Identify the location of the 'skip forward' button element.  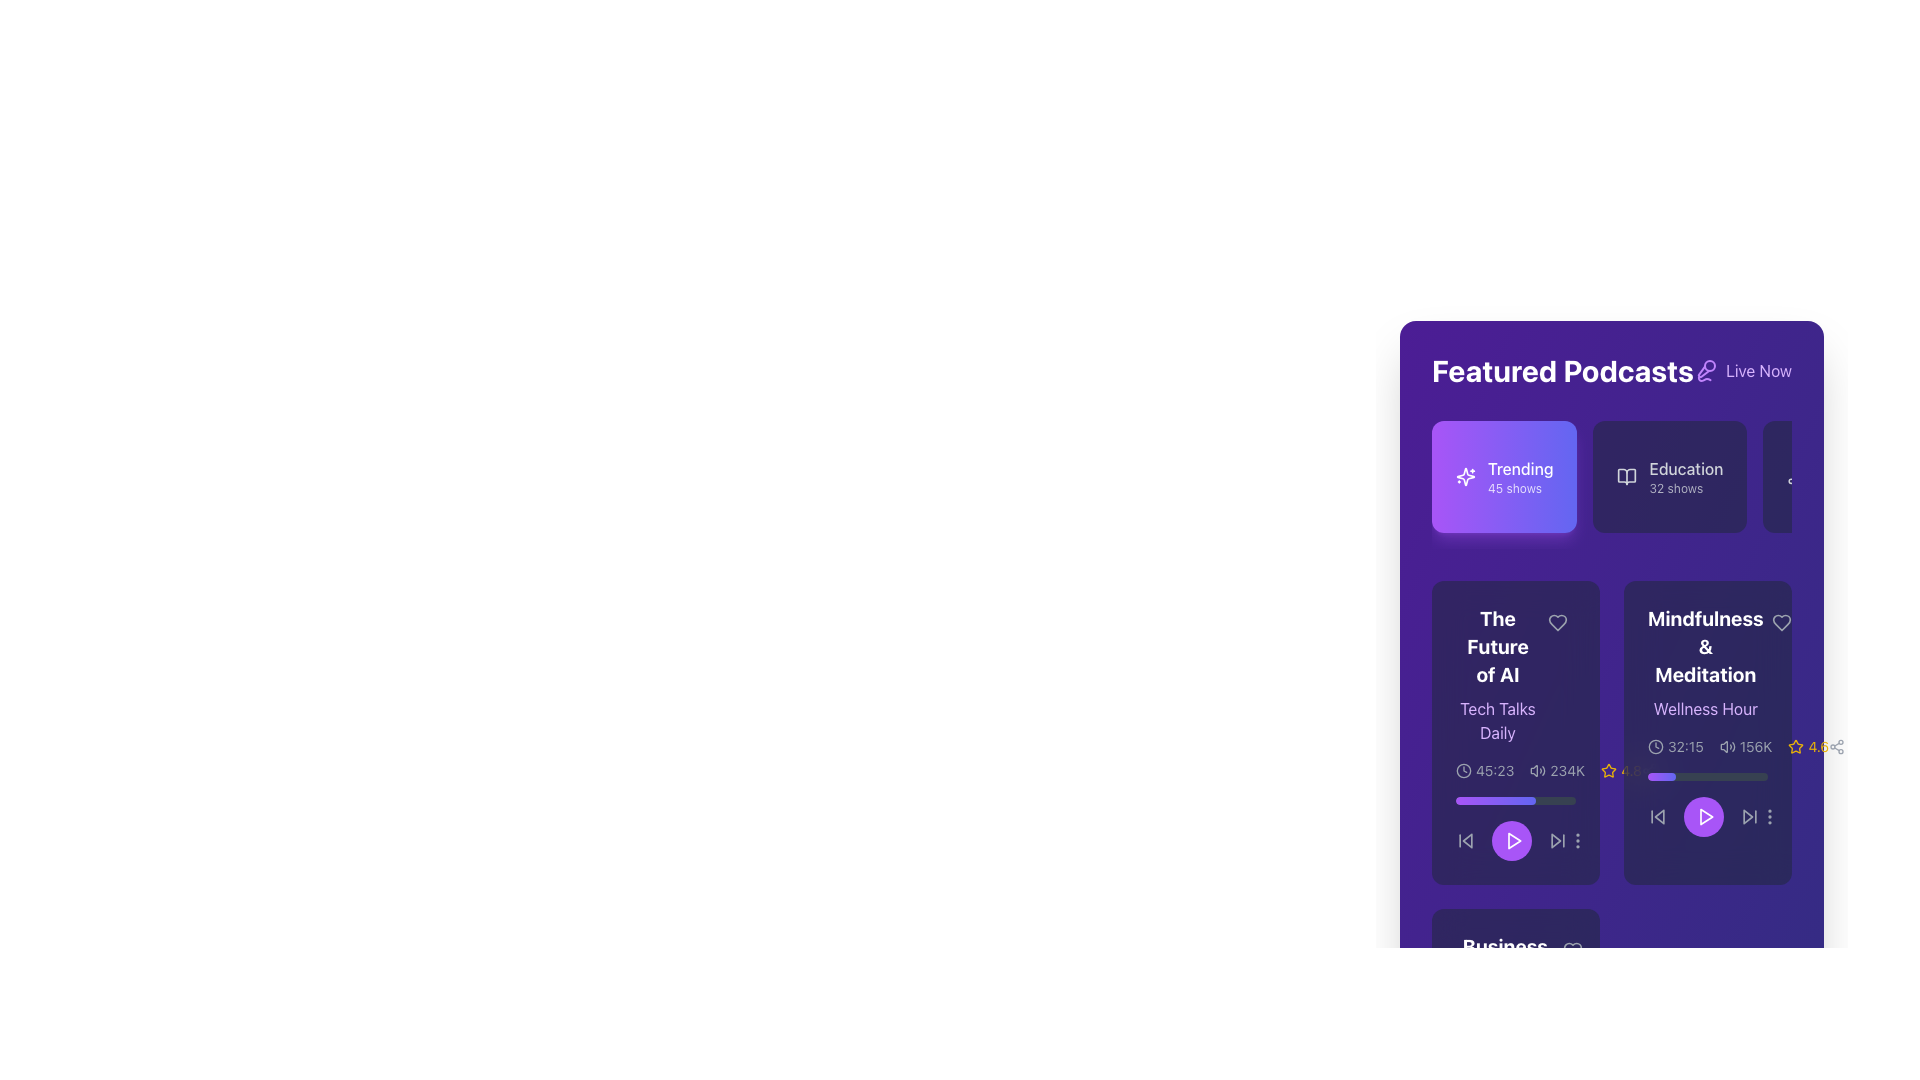
(1747, 817).